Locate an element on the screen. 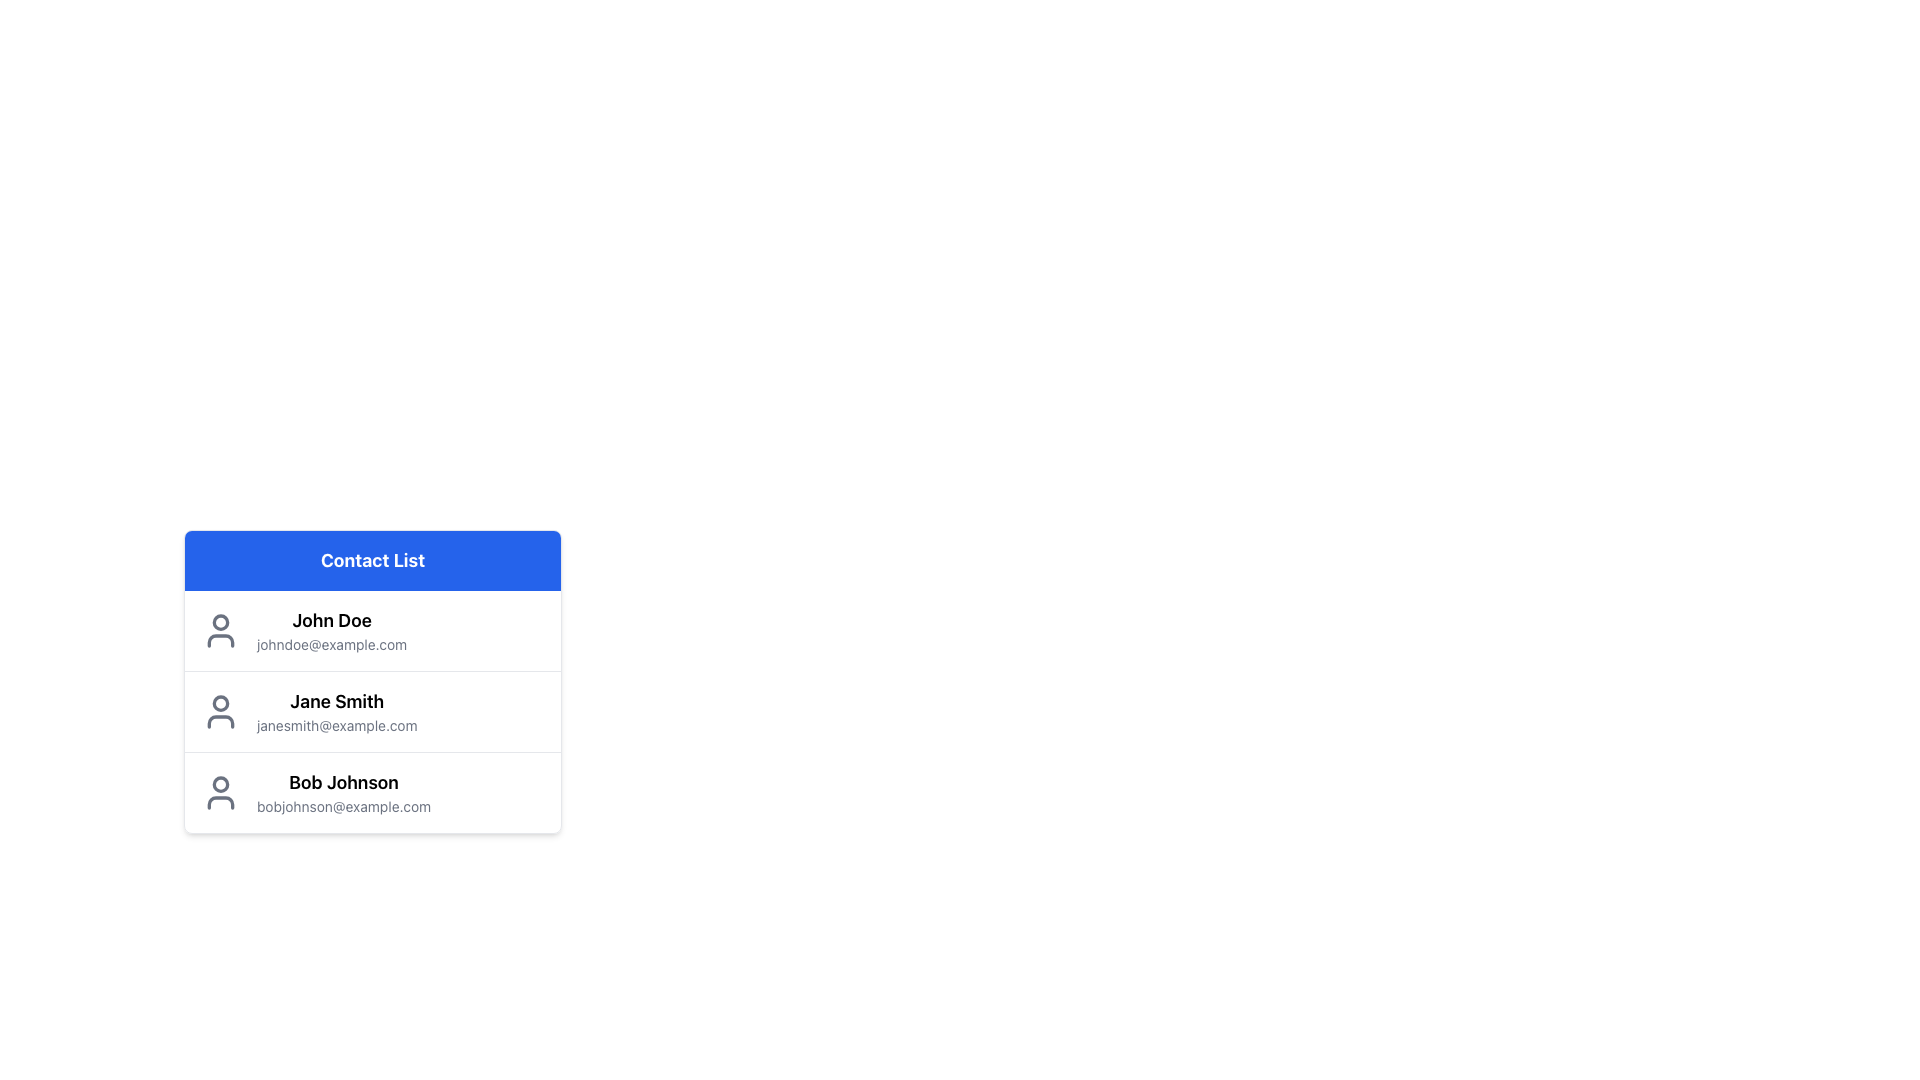 Image resolution: width=1920 pixels, height=1080 pixels. the text label displaying 'bobjohnson@example.com' which is located below the name 'Bob Johnson' in the contact list is located at coordinates (344, 805).